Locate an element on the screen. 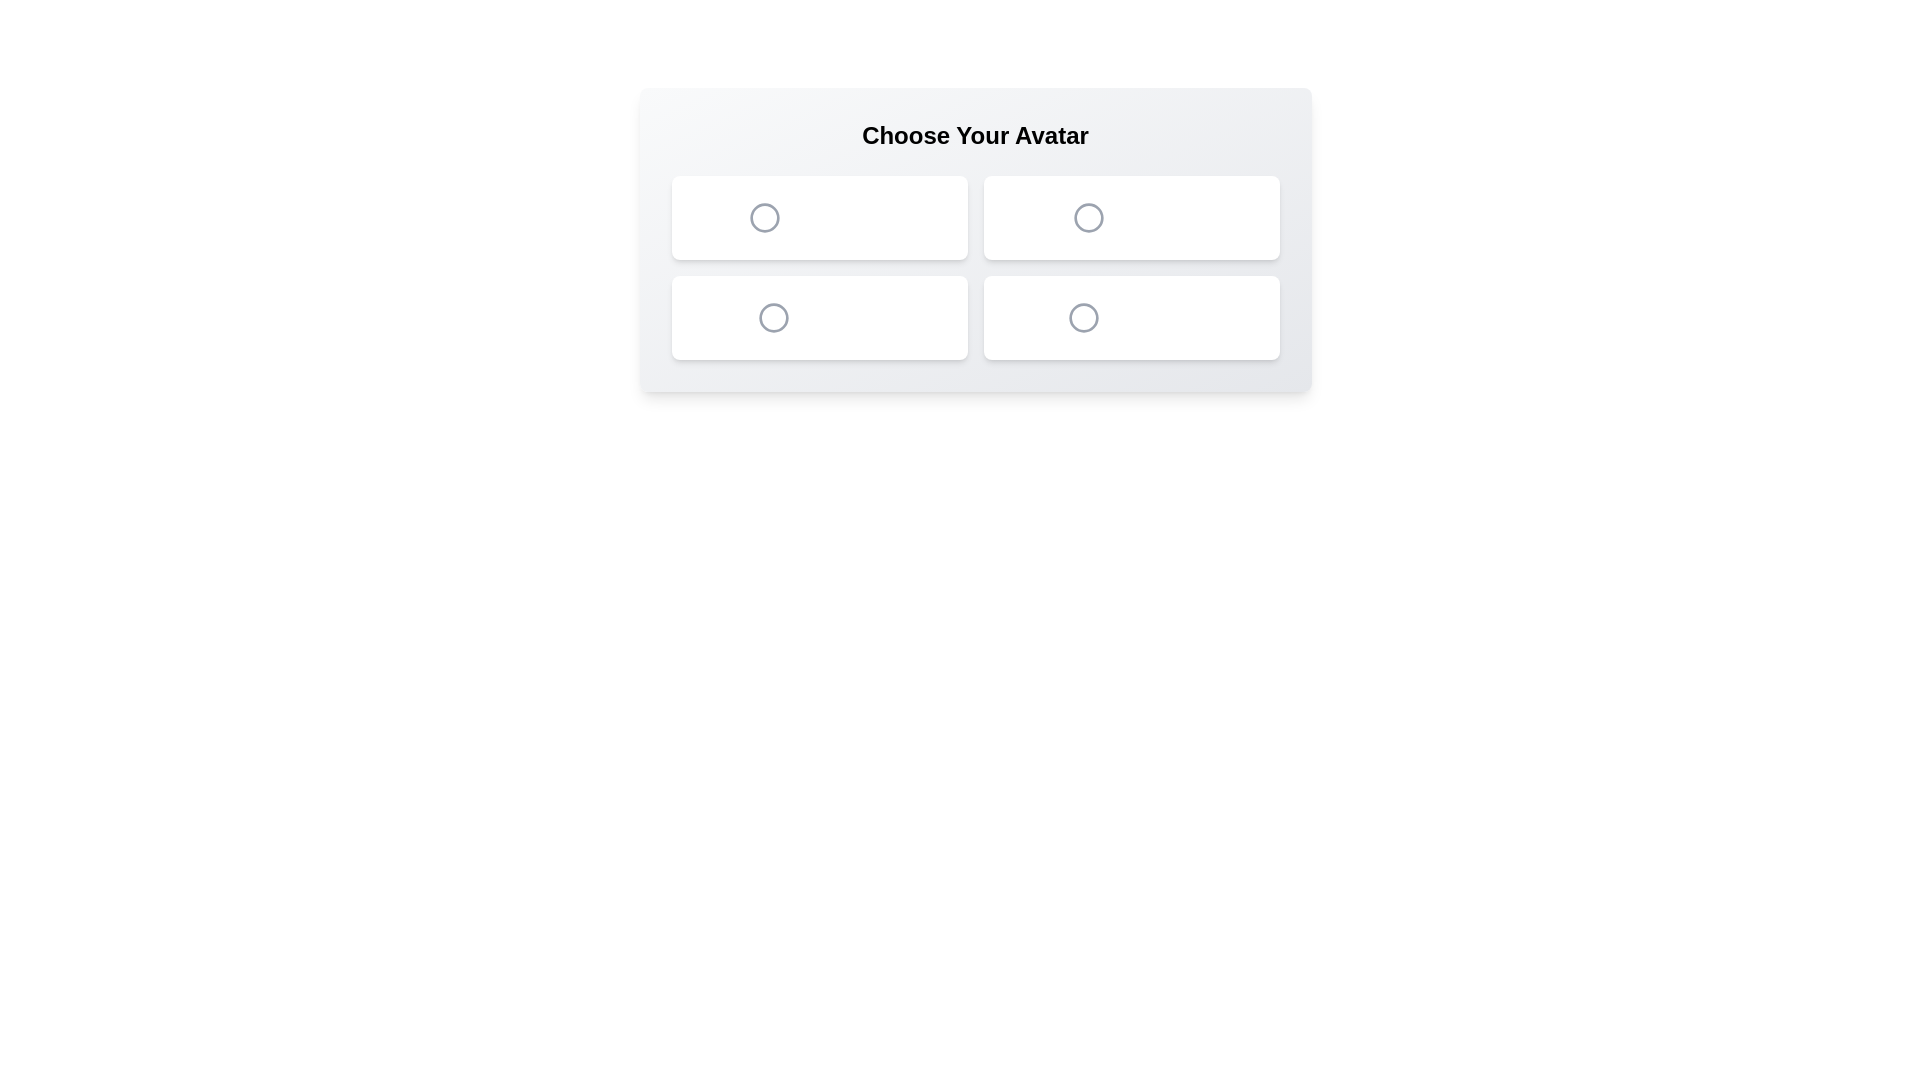 The image size is (1920, 1080). the circular icon with a gray border and white interior located on the left side of the 'Adventurer' selection box is located at coordinates (764, 218).